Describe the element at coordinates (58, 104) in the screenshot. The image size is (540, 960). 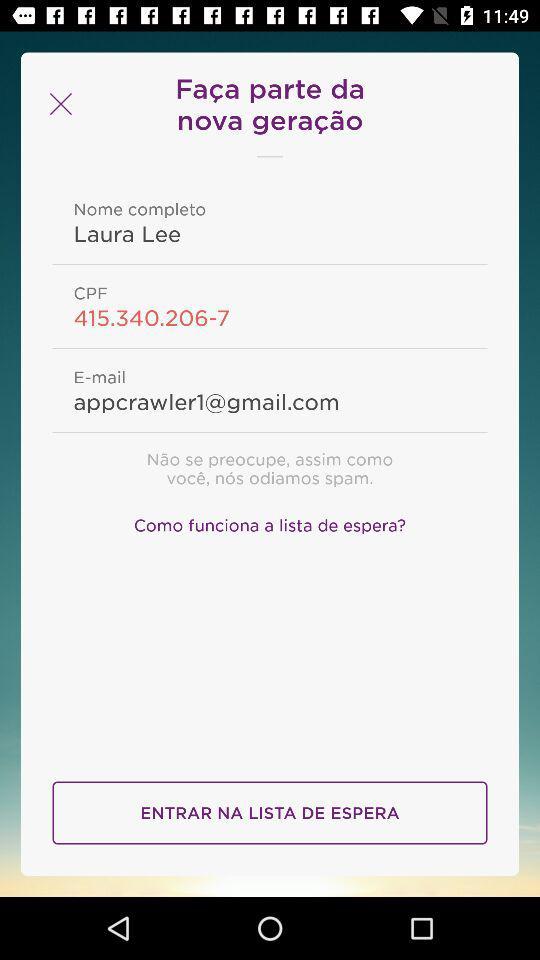
I see `icon at the top left corner` at that location.